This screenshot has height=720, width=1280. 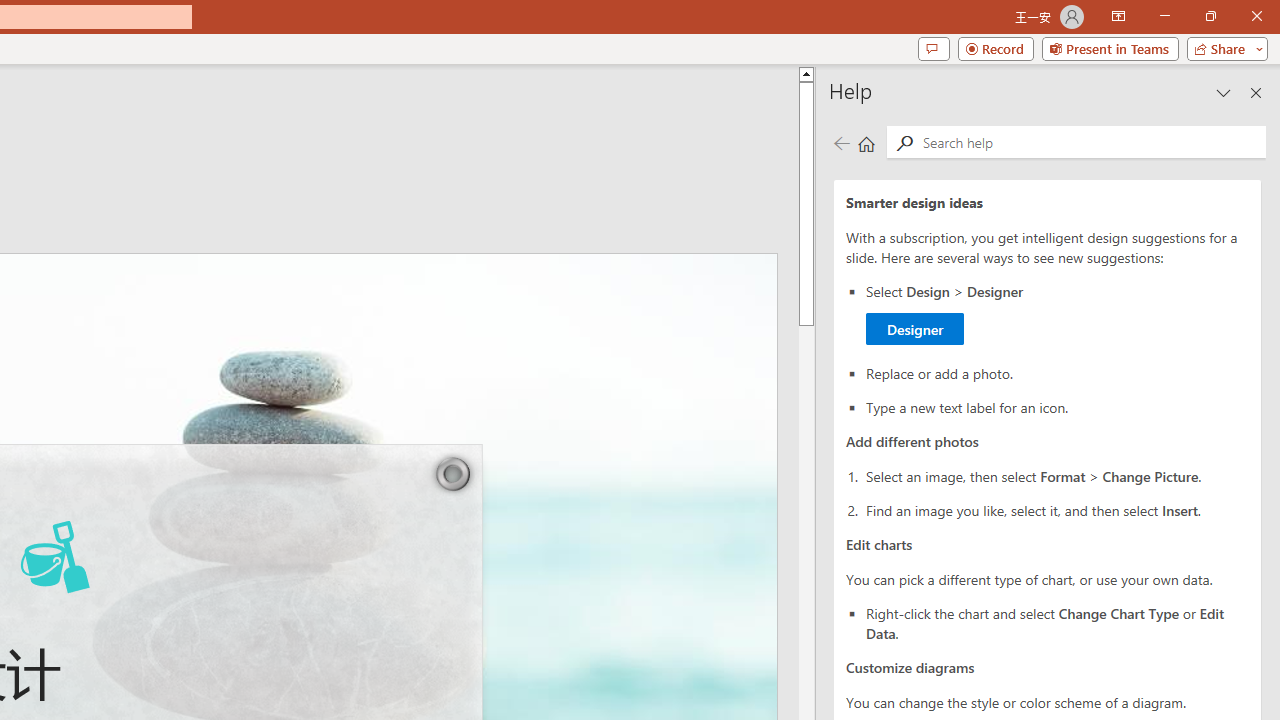 I want to click on 'Designer', so click(x=914, y=328).